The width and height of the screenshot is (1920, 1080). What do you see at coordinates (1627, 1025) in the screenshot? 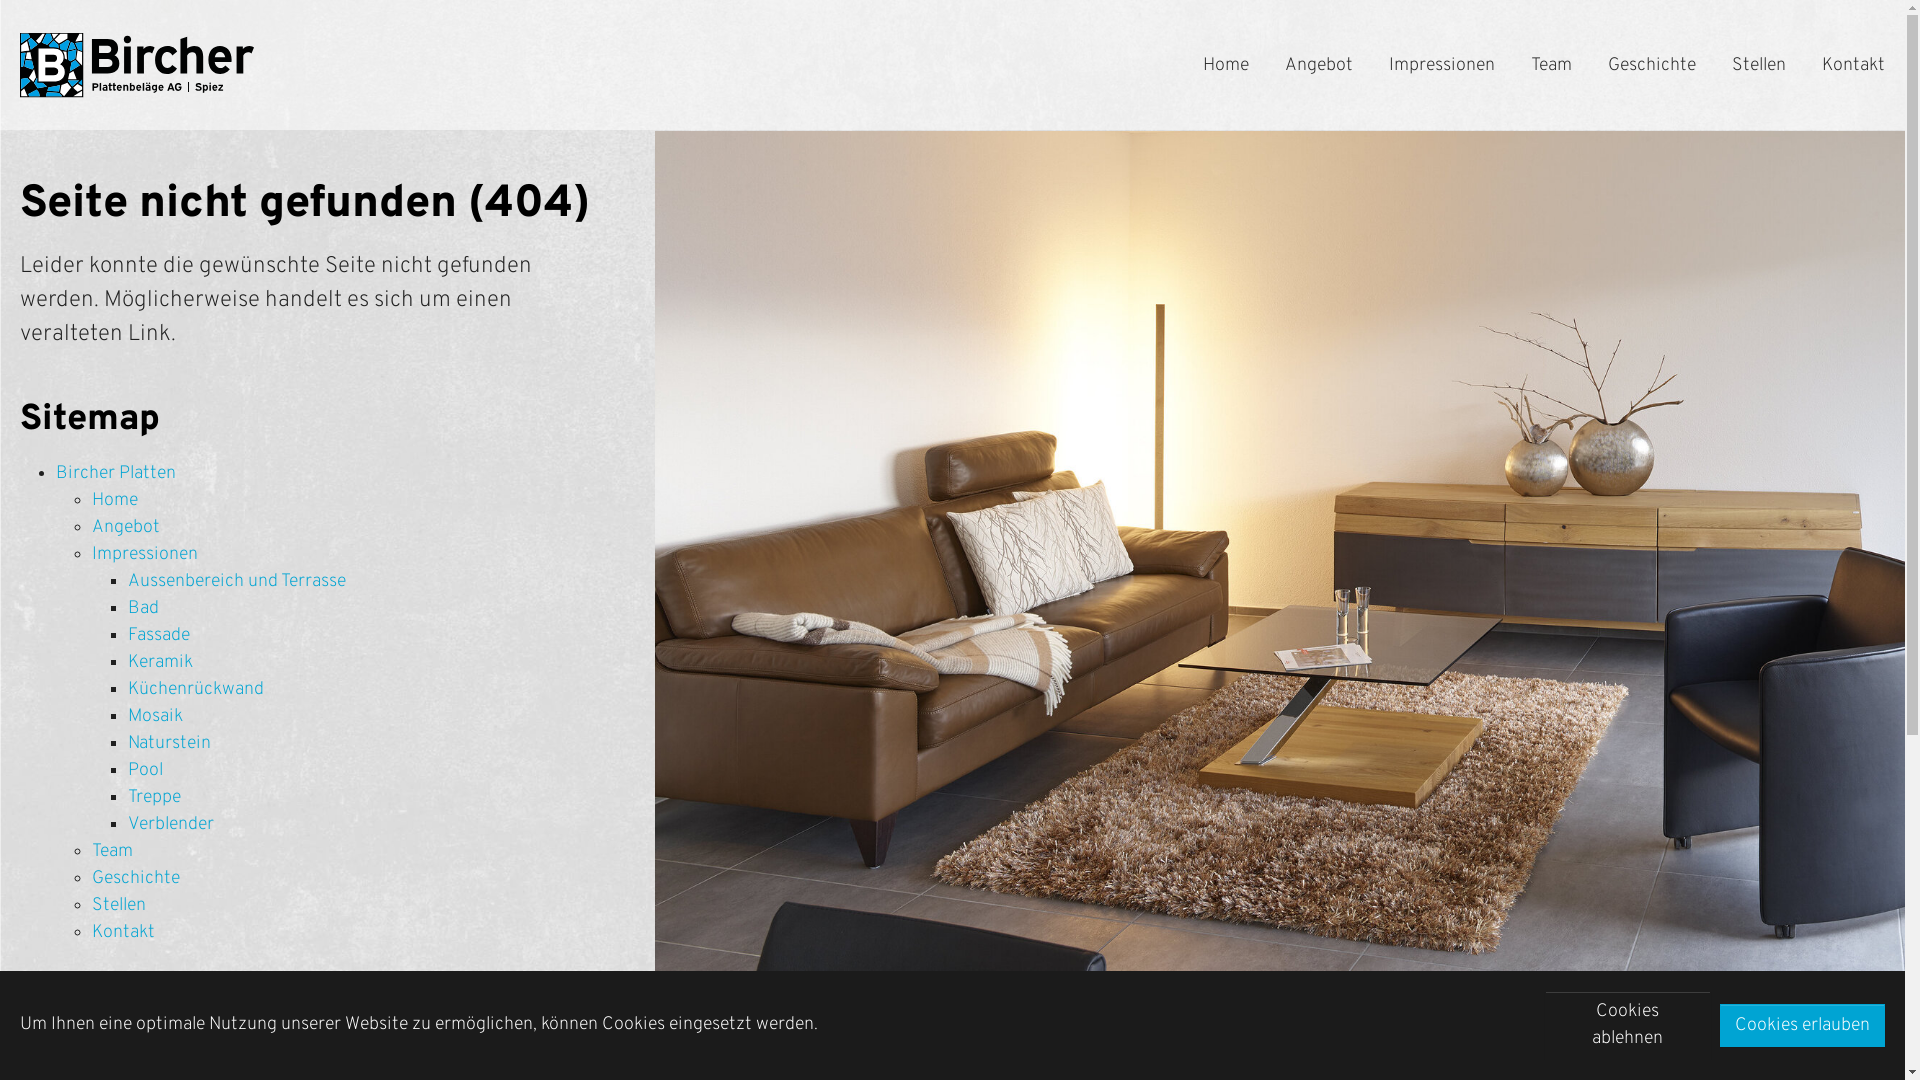
I see `'Cookies ablehnen'` at bounding box center [1627, 1025].